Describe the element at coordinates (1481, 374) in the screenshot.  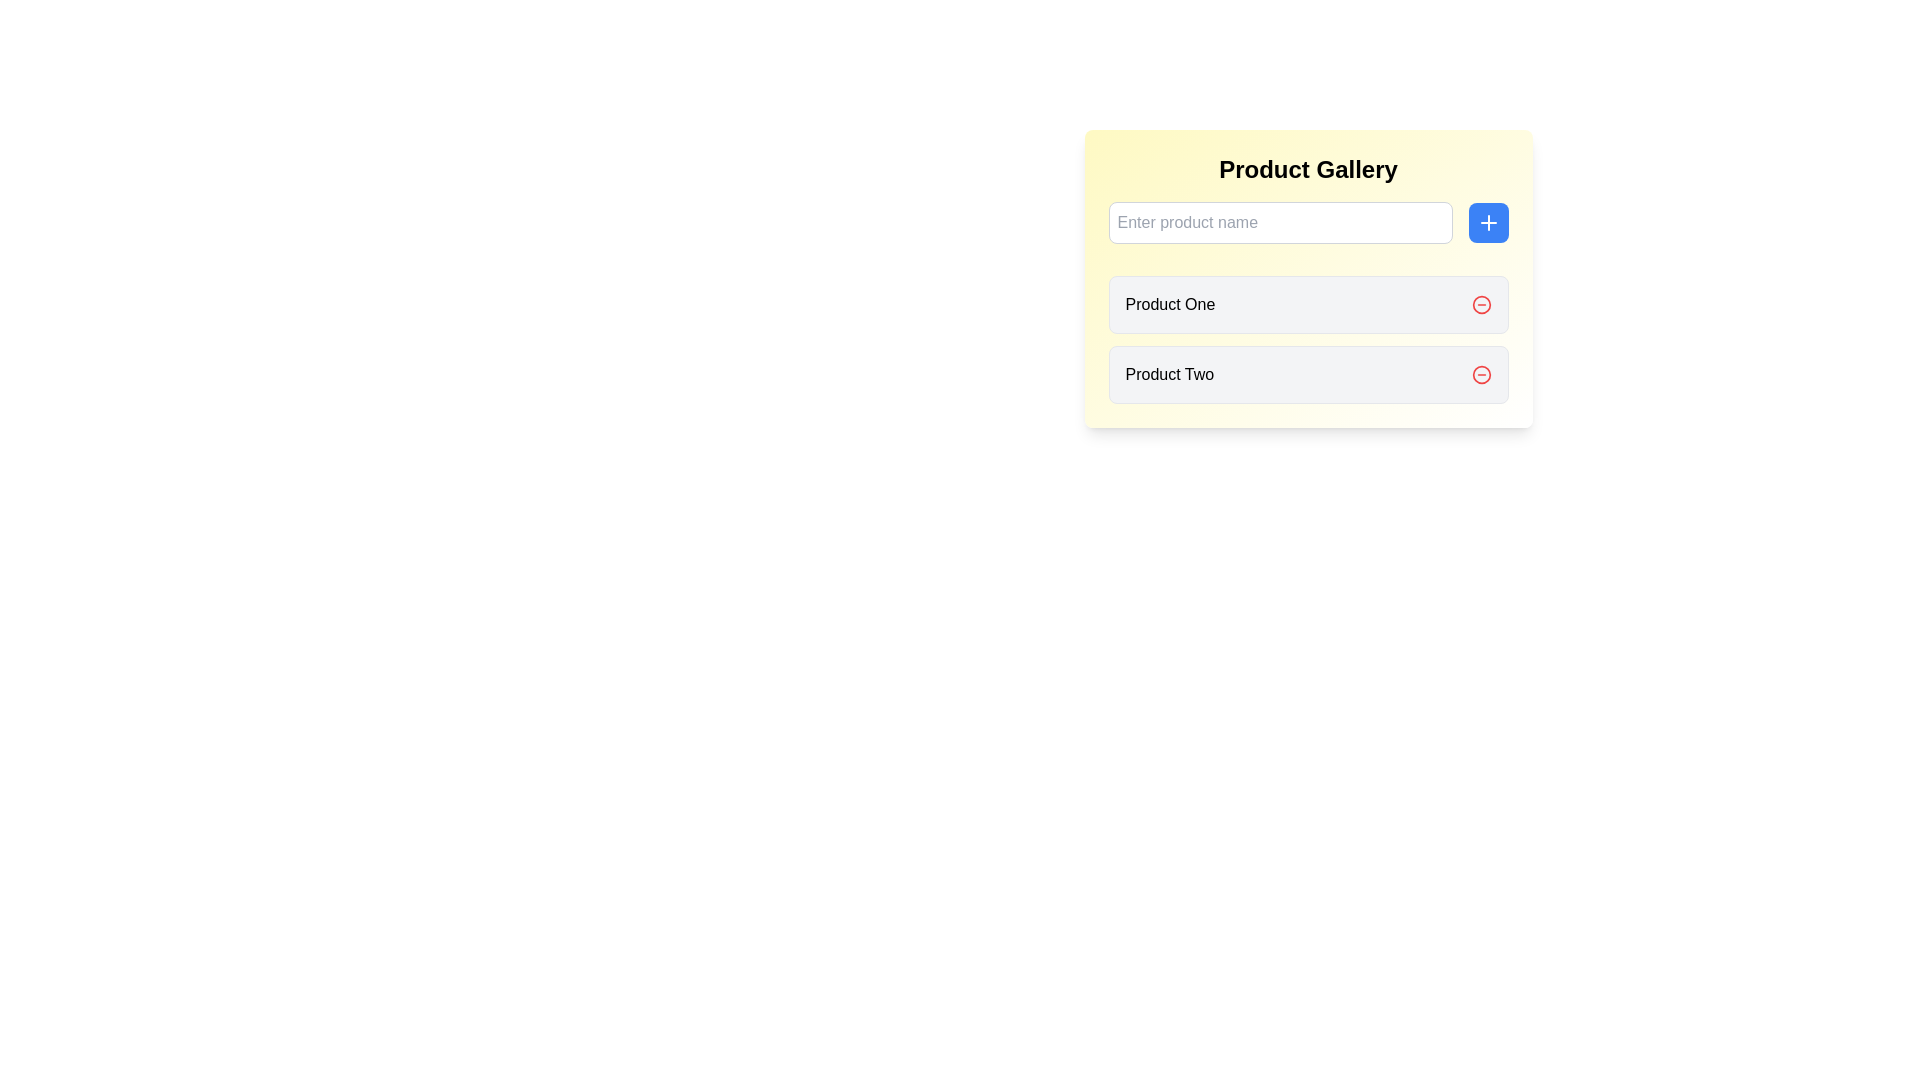
I see `the circular border of the SVG graphic positioned adjacent to the 'Product One' label in the list layout` at that location.